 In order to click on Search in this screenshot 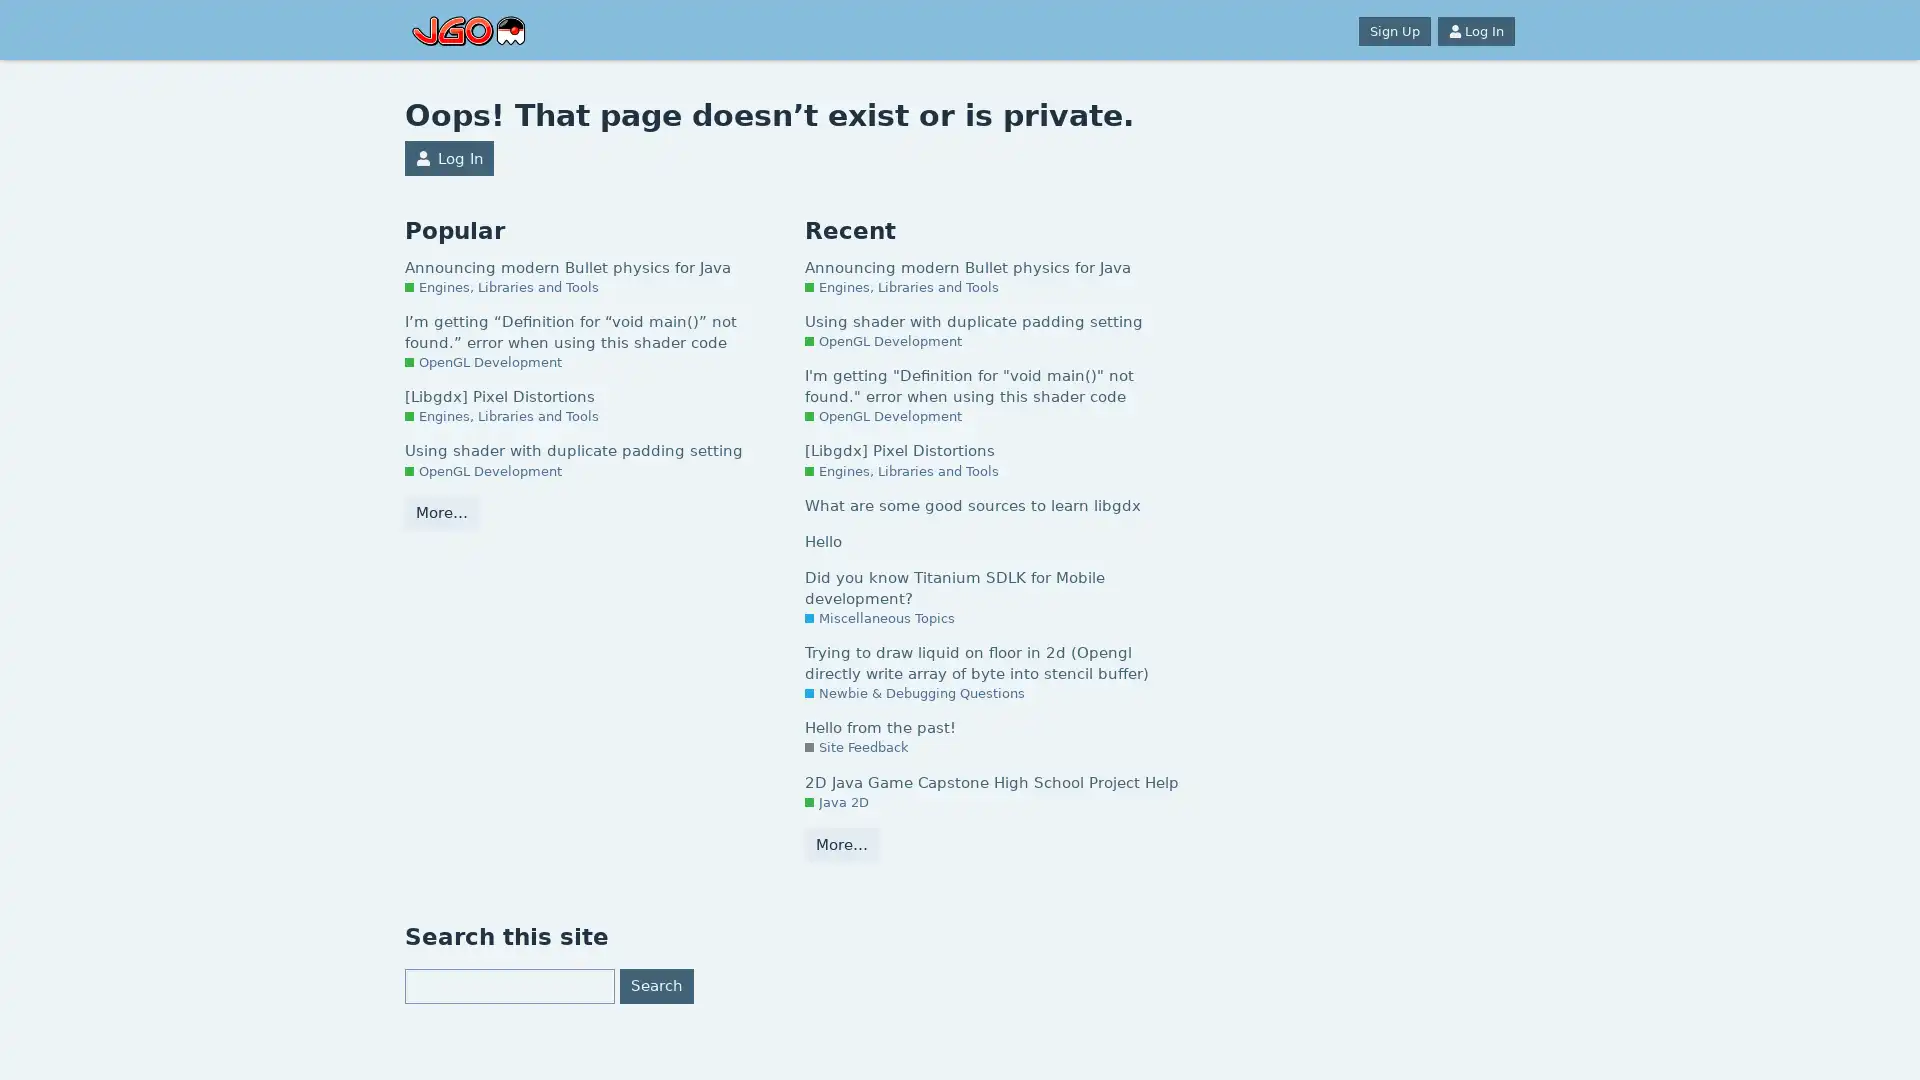, I will do `click(656, 984)`.